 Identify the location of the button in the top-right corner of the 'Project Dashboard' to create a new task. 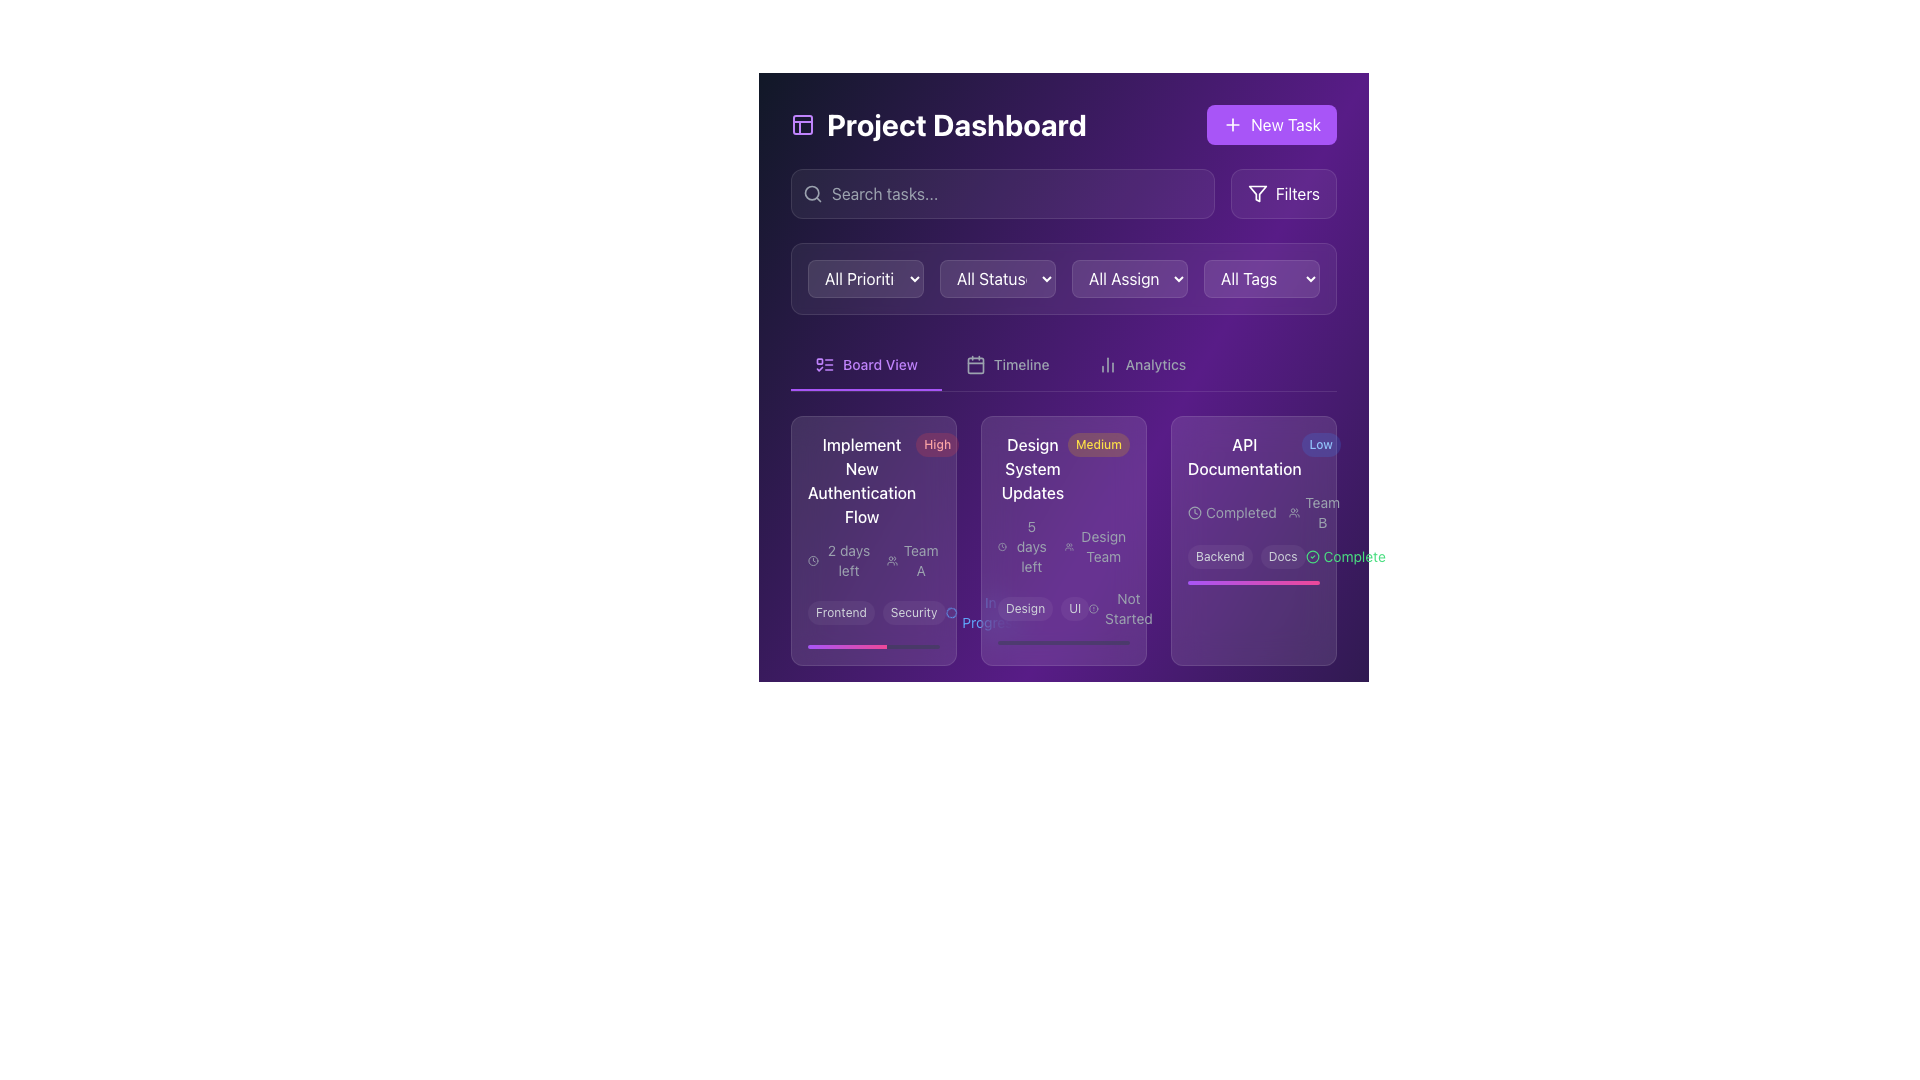
(1271, 124).